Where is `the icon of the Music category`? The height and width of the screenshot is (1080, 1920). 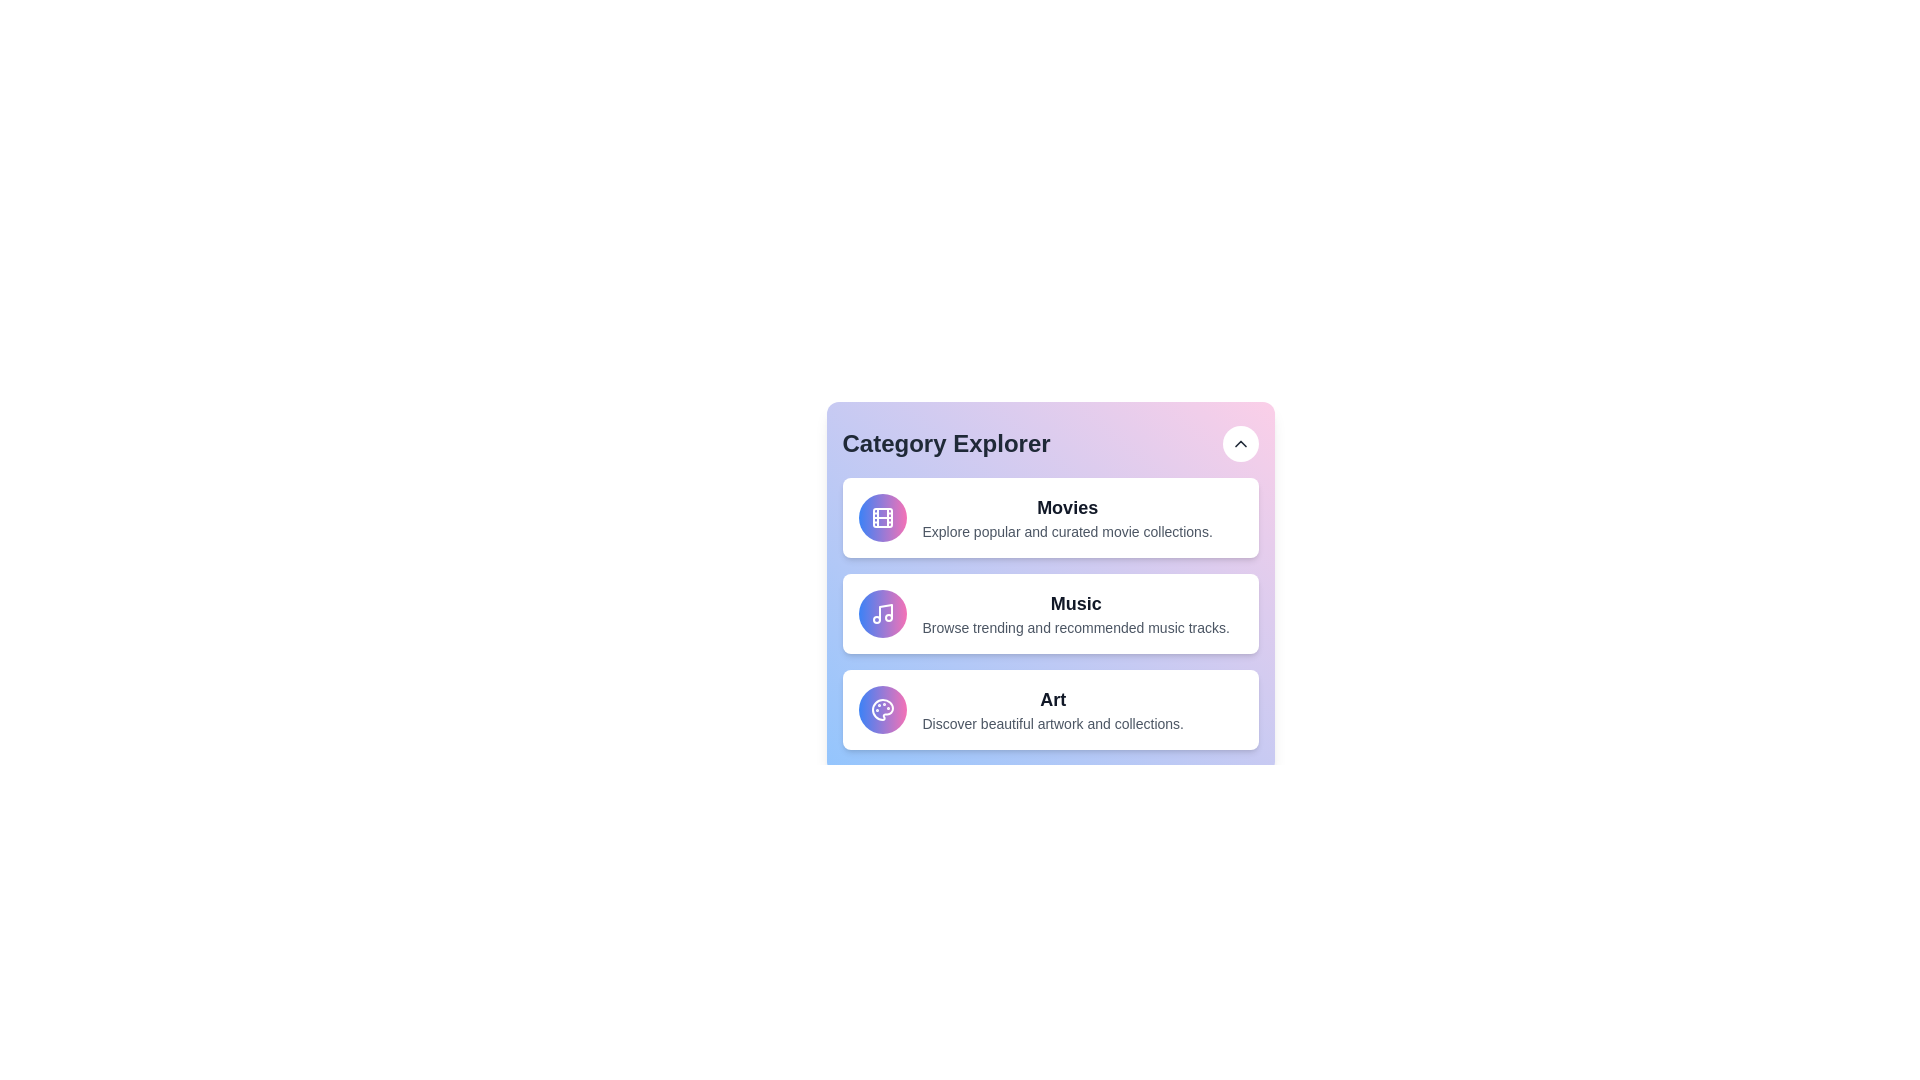
the icon of the Music category is located at coordinates (881, 612).